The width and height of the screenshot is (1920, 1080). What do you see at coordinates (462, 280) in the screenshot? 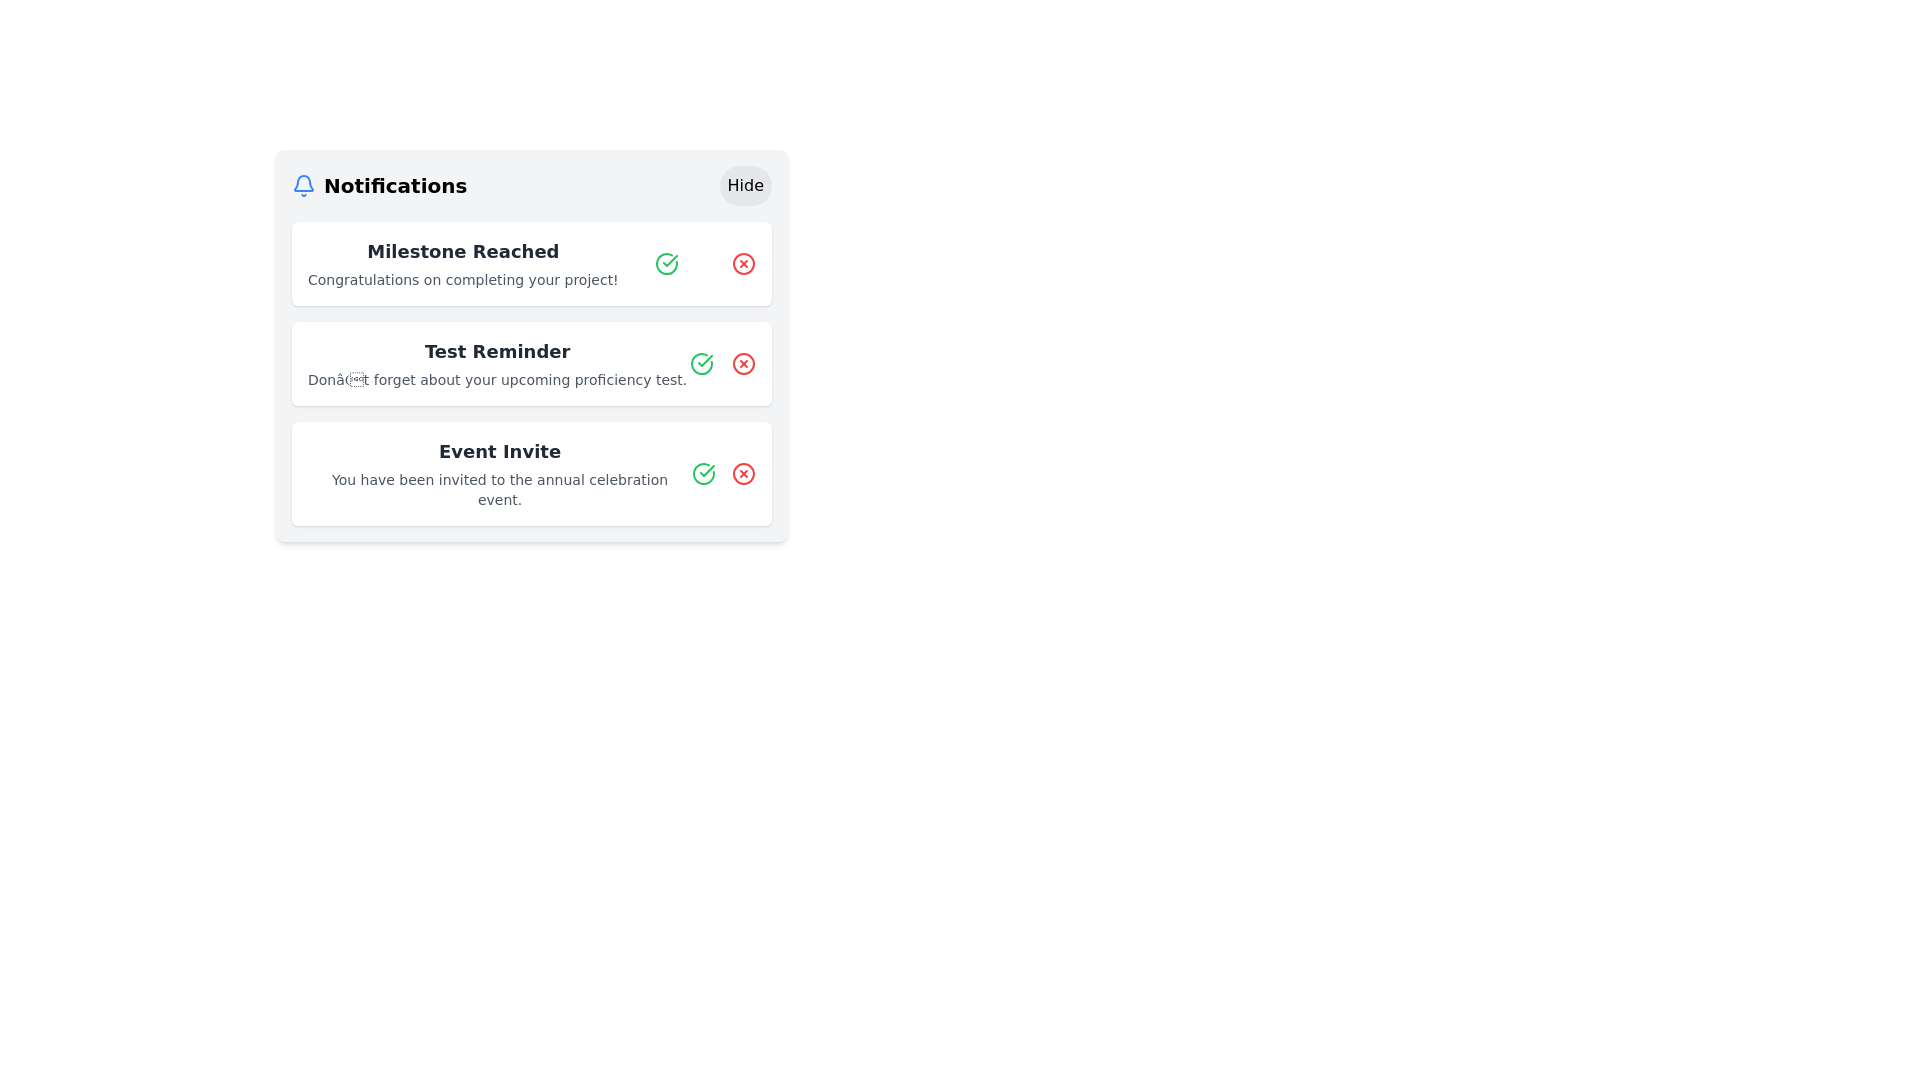
I see `detailed message provided in the text label located under the 'Milestone Reached' title in the first notification card of the 'Notifications' section` at bounding box center [462, 280].